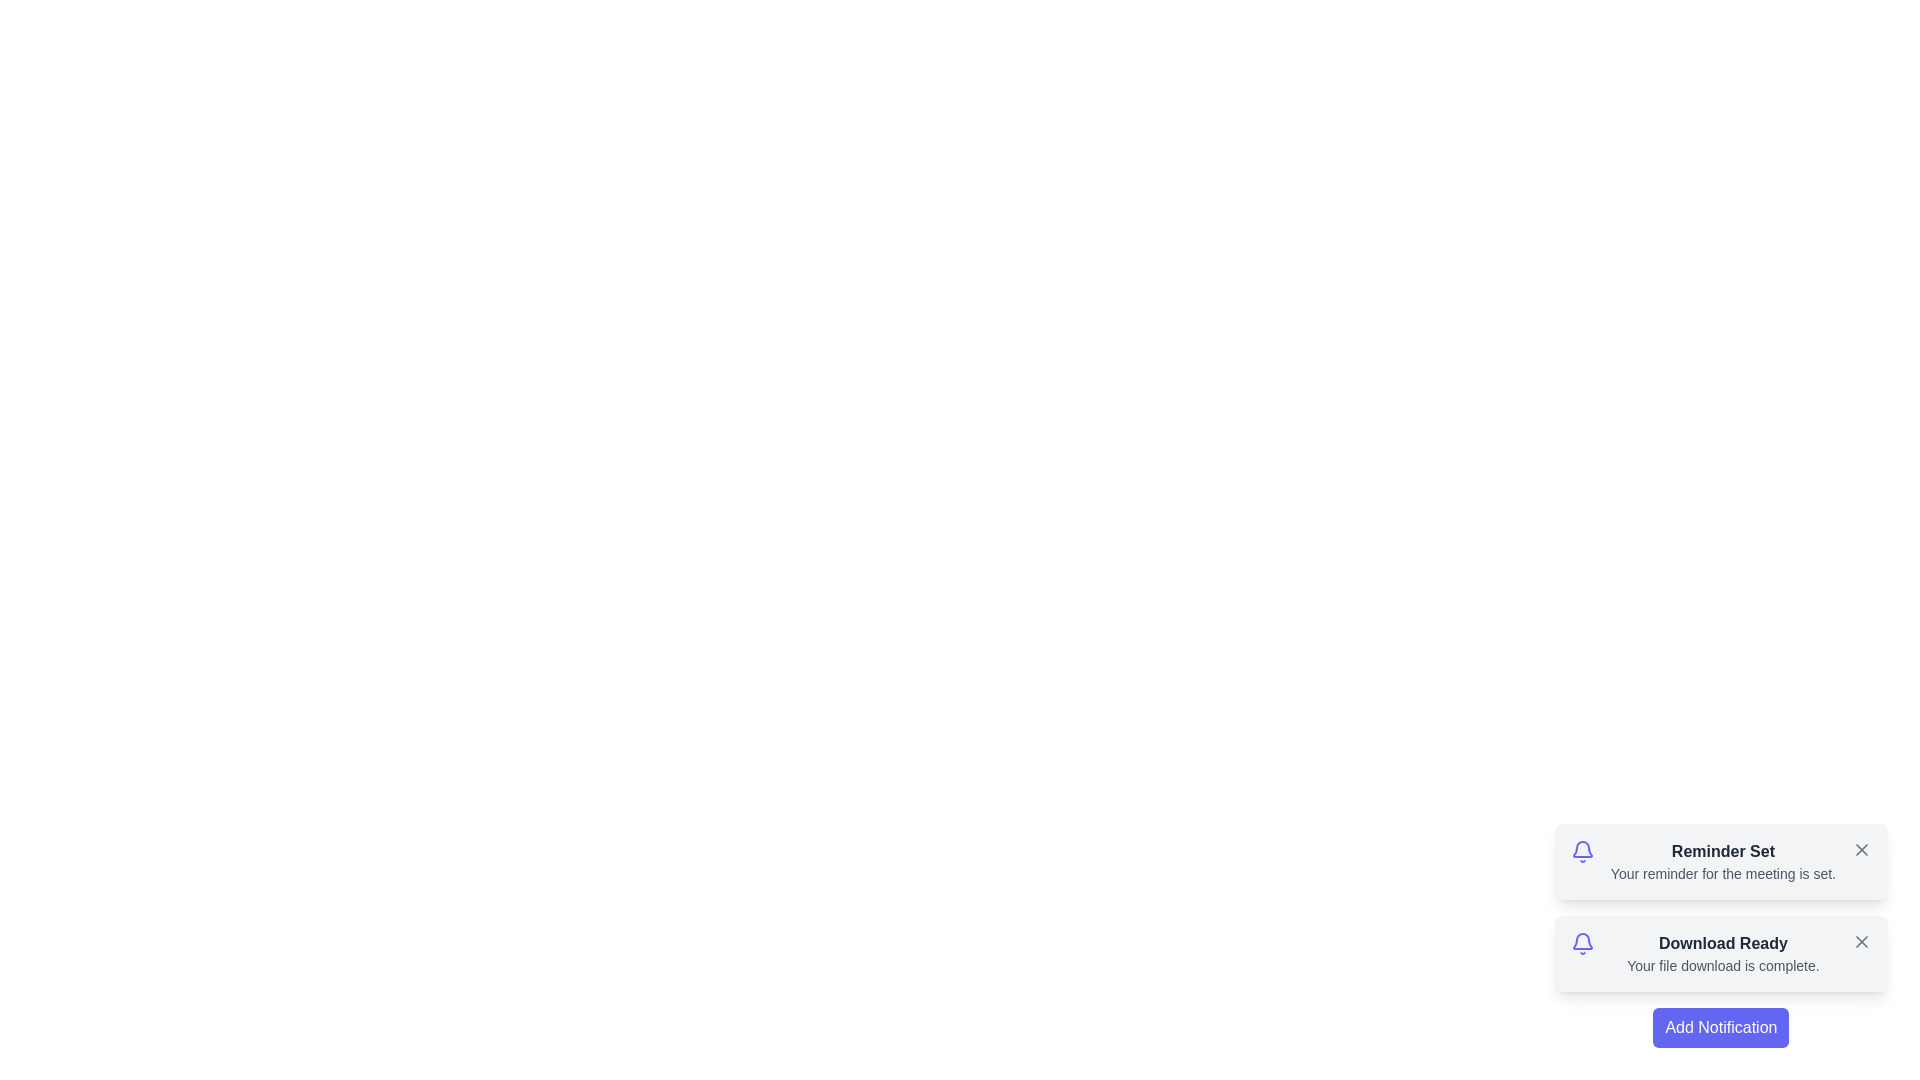 This screenshot has width=1920, height=1080. Describe the element at coordinates (1722, 944) in the screenshot. I see `the bold dark gray text label that says 'Download Ready', which is positioned at the top of a notification card in the bottom-right corner of the interface` at that location.